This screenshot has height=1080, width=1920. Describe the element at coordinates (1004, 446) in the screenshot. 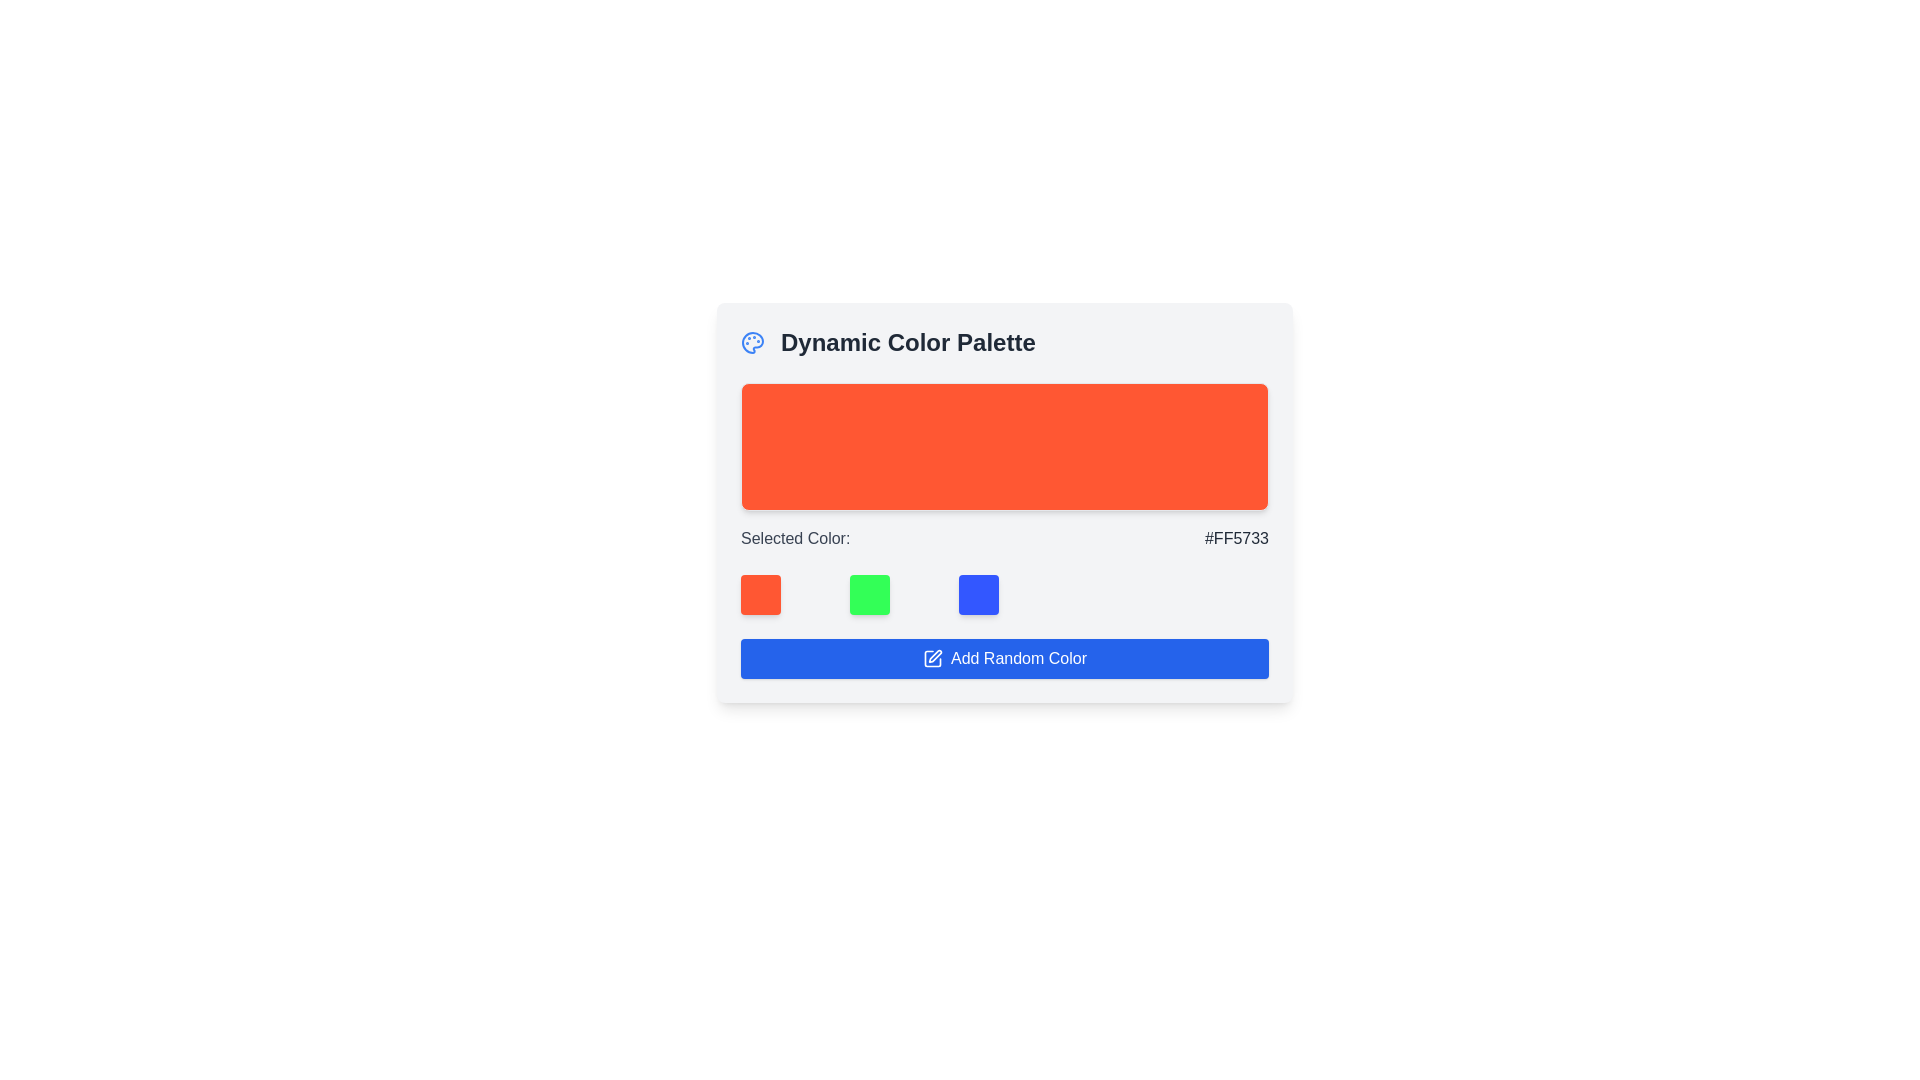

I see `the Colored Display Block with a vibrant orange background and rounded corners, located in the 'Dynamic Color Palette' section` at that location.